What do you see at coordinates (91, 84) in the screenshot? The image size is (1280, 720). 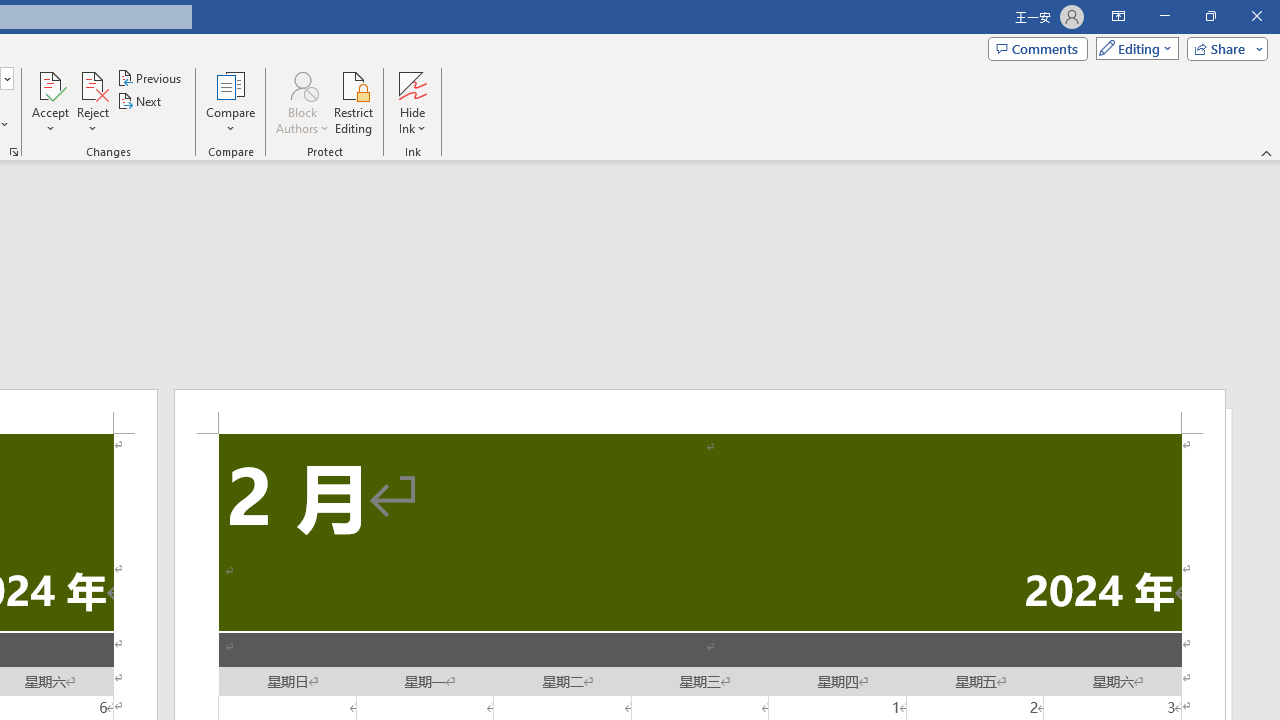 I see `'Reject and Move to Next'` at bounding box center [91, 84].